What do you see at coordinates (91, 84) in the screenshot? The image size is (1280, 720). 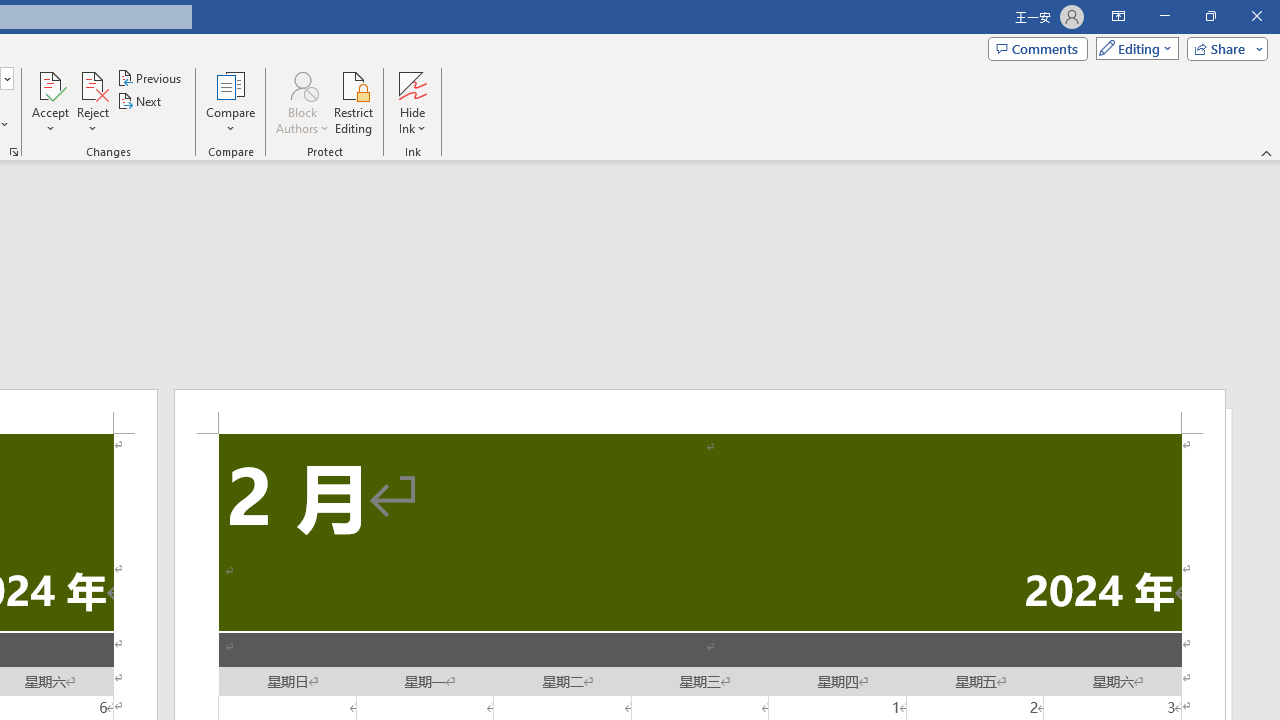 I see `'Reject and Move to Next'` at bounding box center [91, 84].